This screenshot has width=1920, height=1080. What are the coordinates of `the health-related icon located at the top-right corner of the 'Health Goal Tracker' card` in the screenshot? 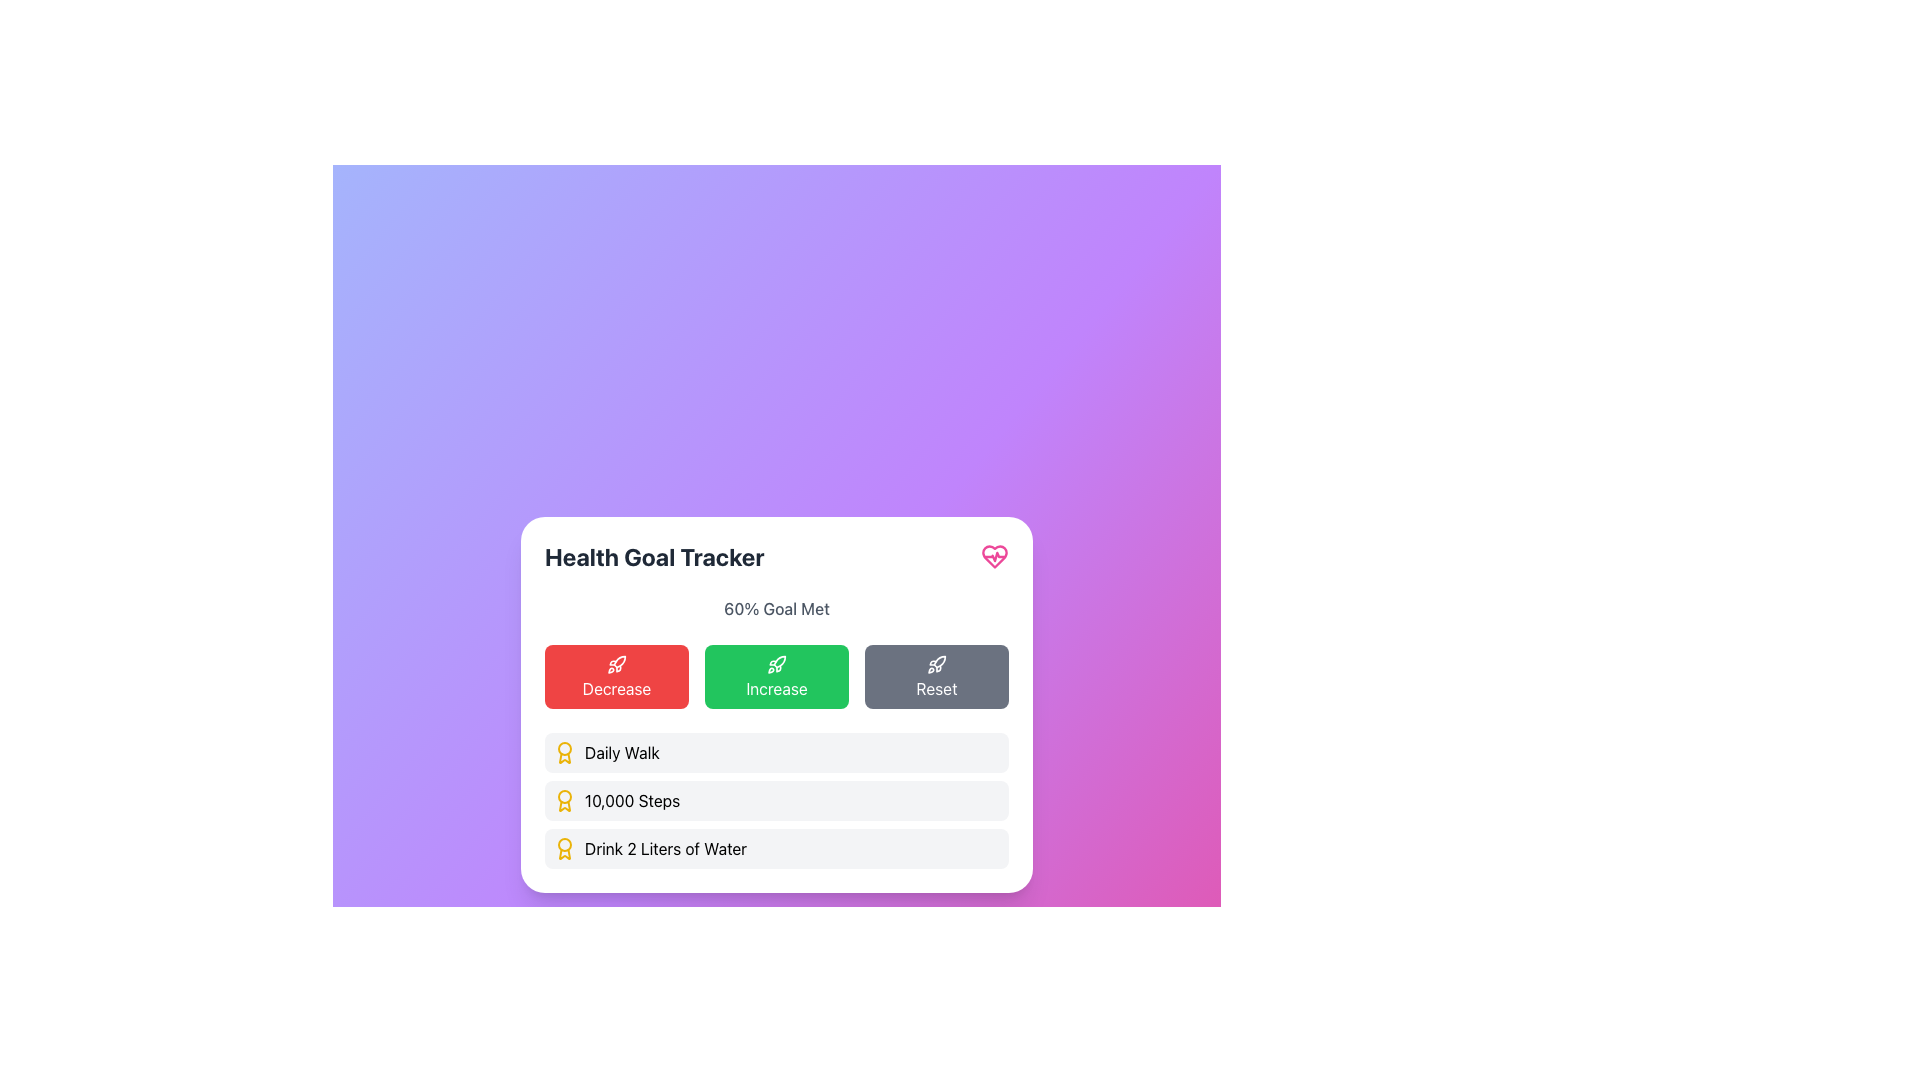 It's located at (994, 556).